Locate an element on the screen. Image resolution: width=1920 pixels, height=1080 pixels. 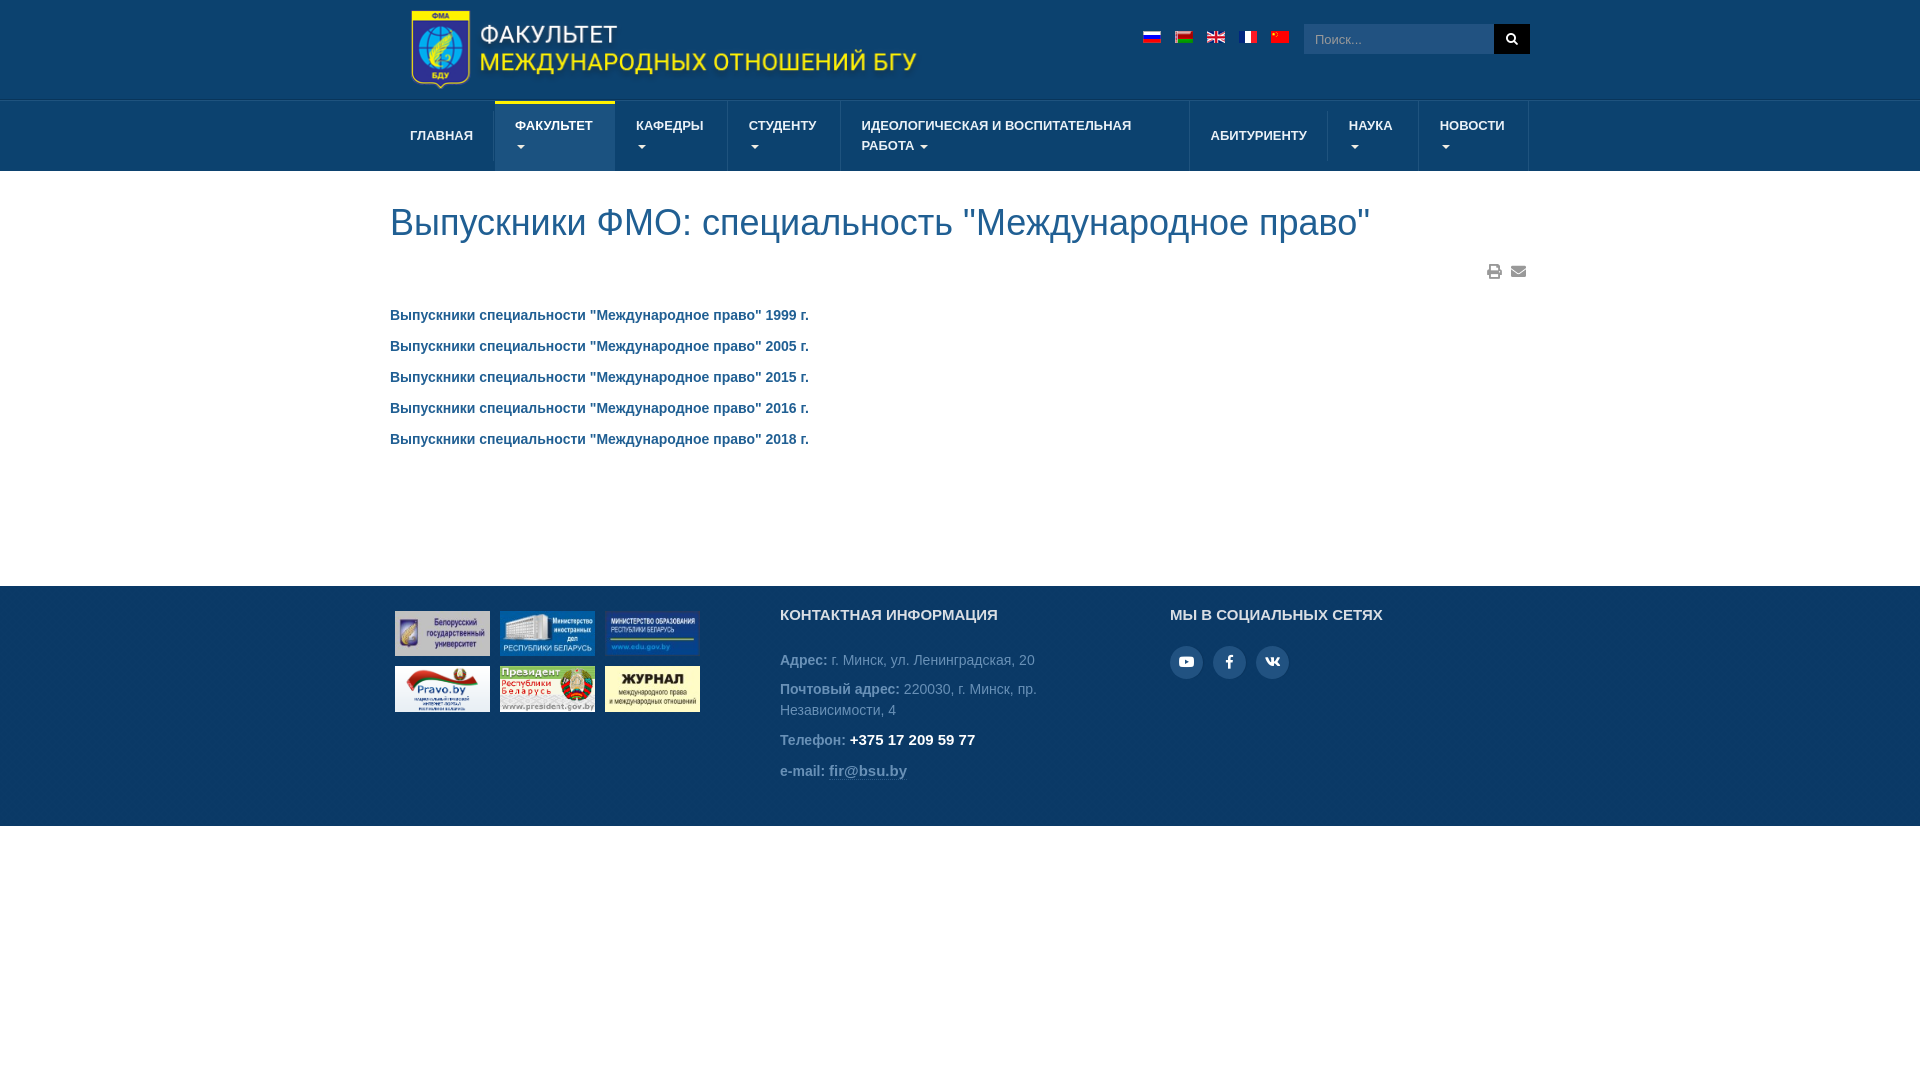
'French' is located at coordinates (1247, 37).